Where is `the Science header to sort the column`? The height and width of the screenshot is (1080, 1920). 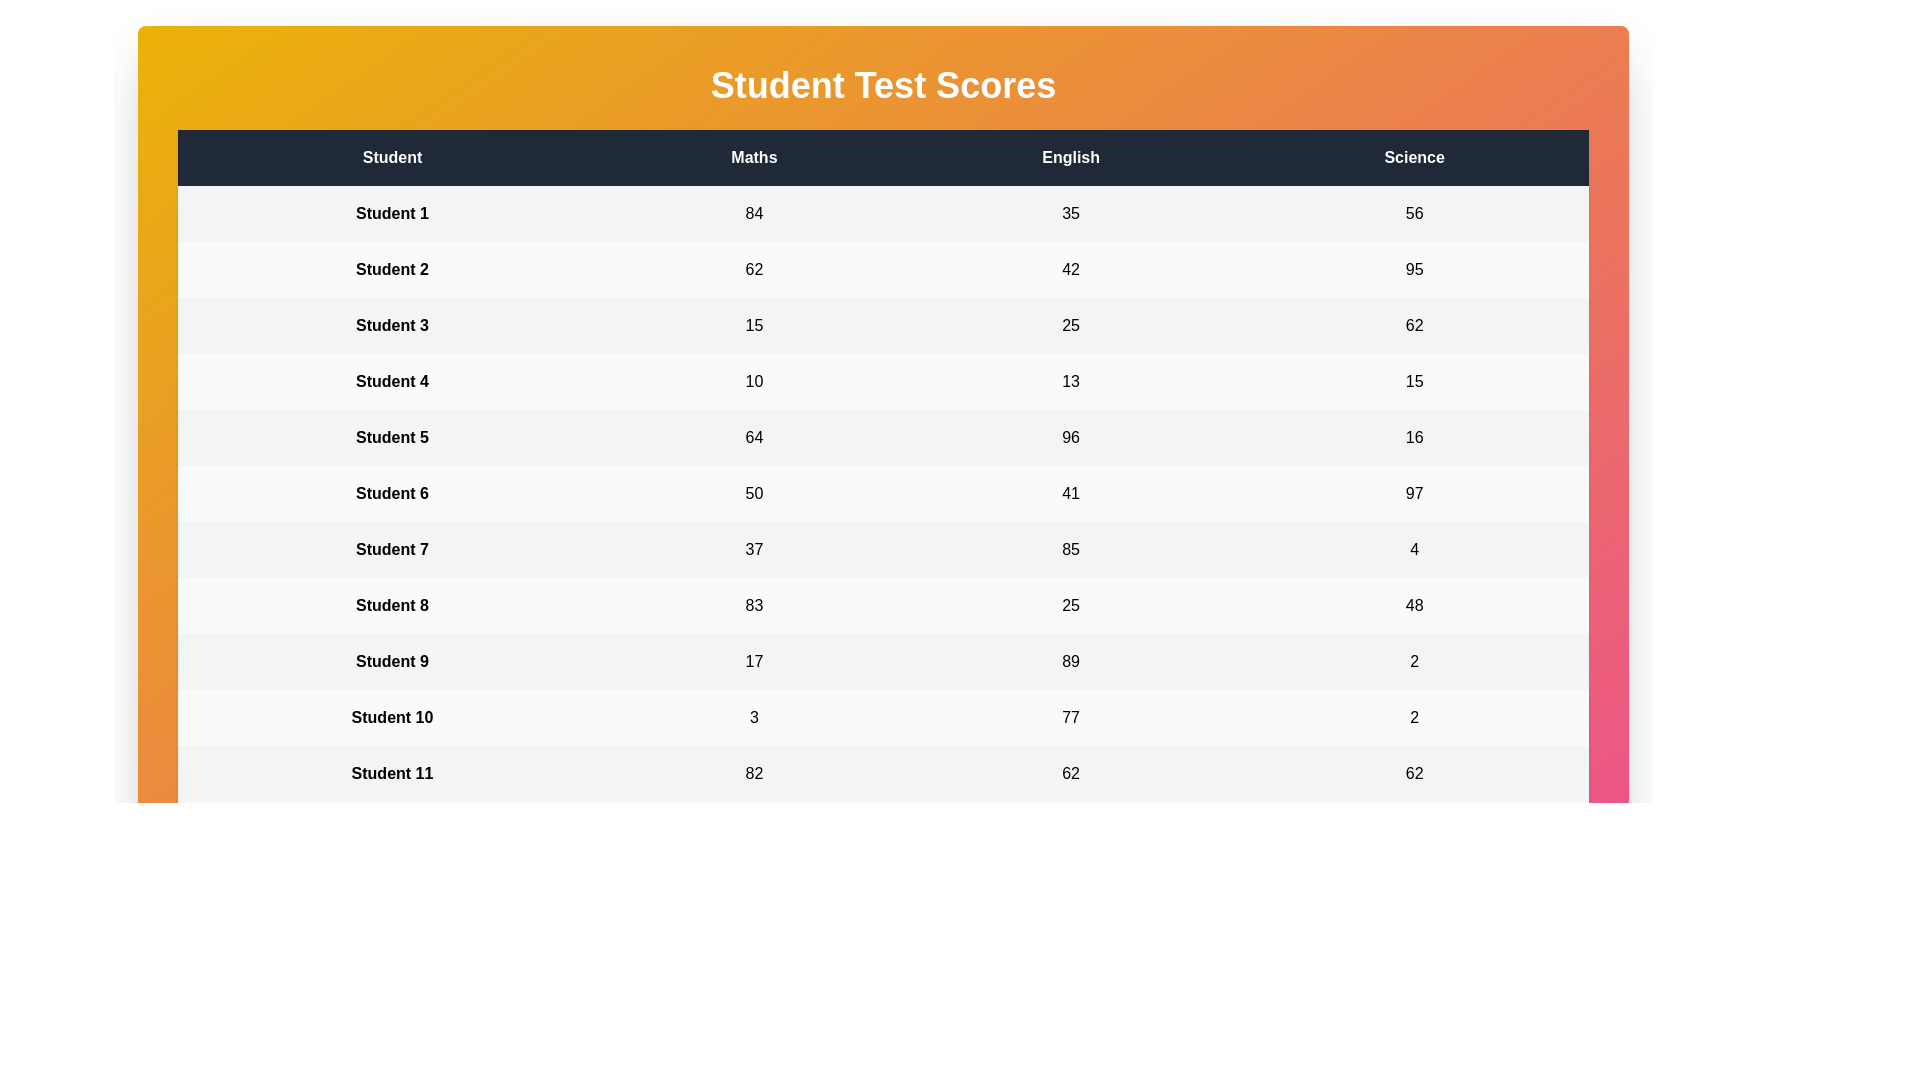 the Science header to sort the column is located at coordinates (1413, 157).